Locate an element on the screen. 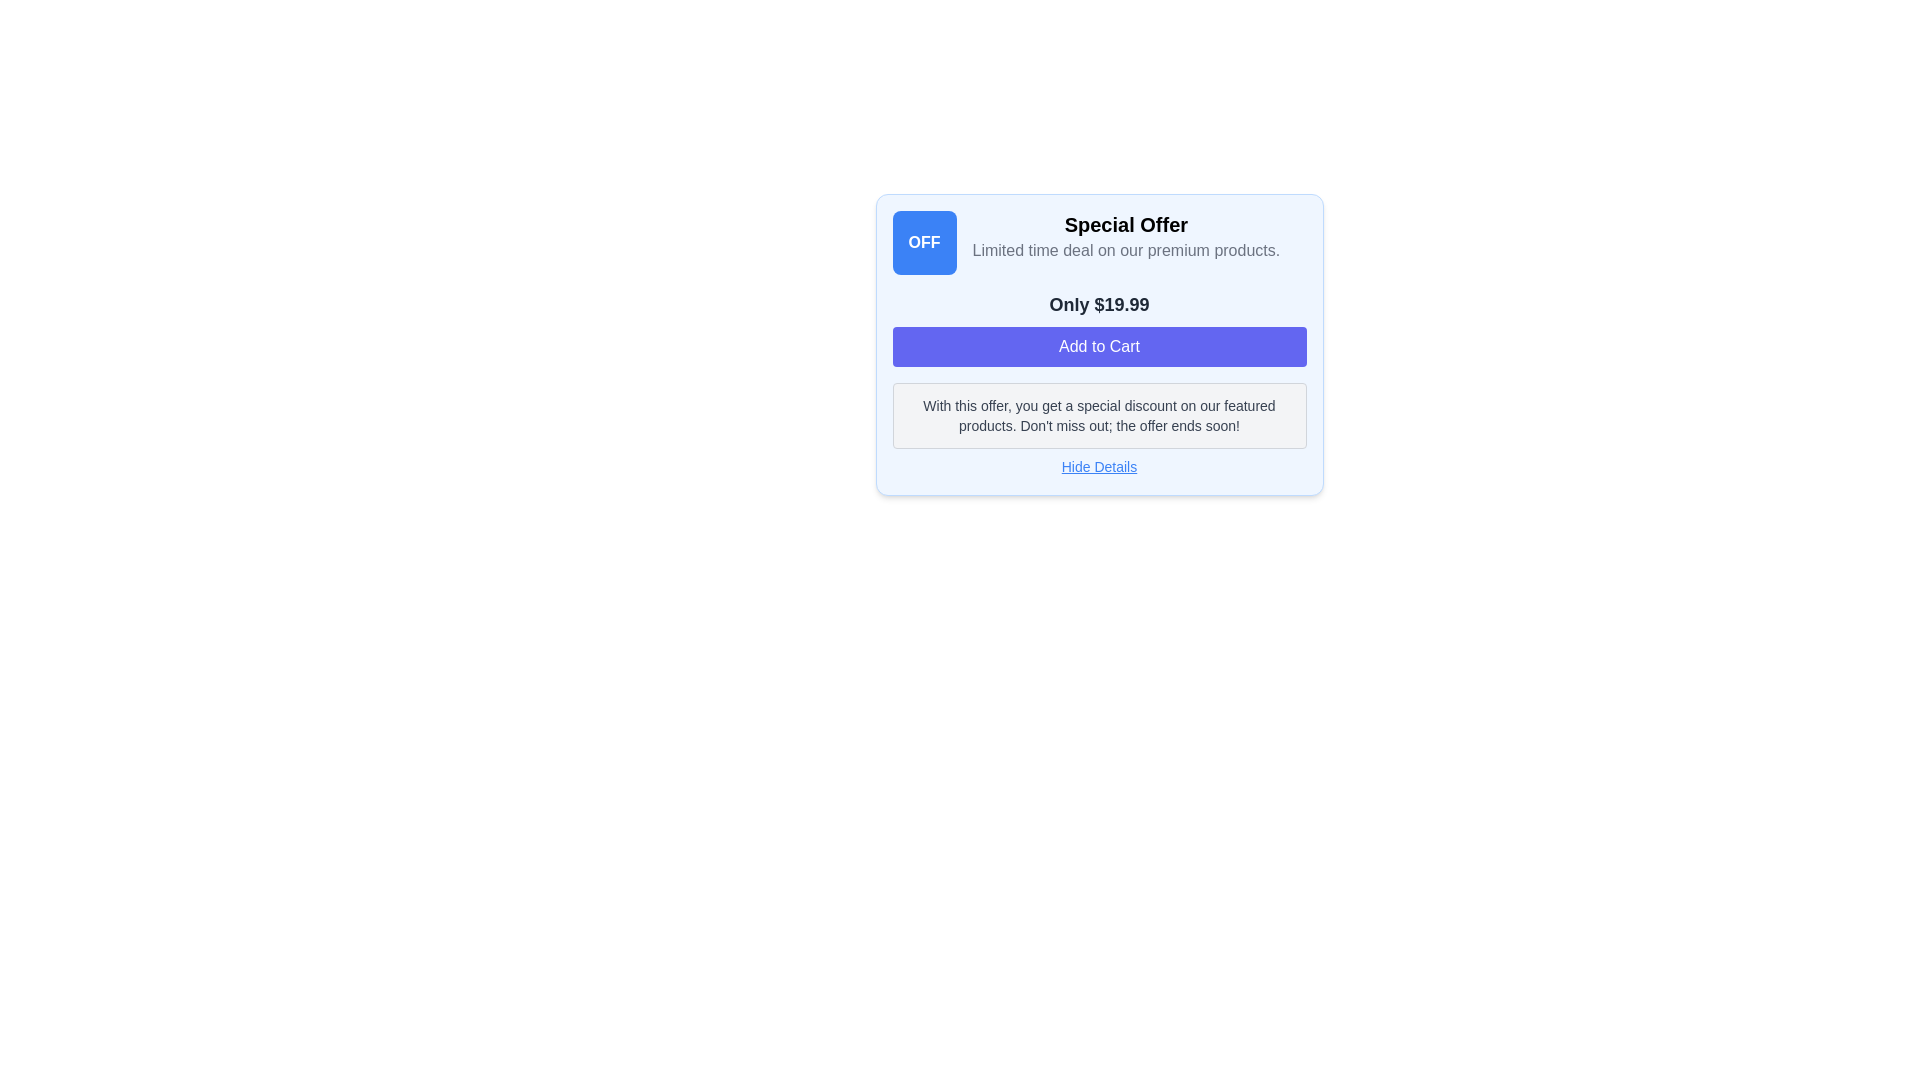 The height and width of the screenshot is (1080, 1920). the text label displaying 'Only $19.99' which is bold and centered on a light blue background is located at coordinates (1098, 304).